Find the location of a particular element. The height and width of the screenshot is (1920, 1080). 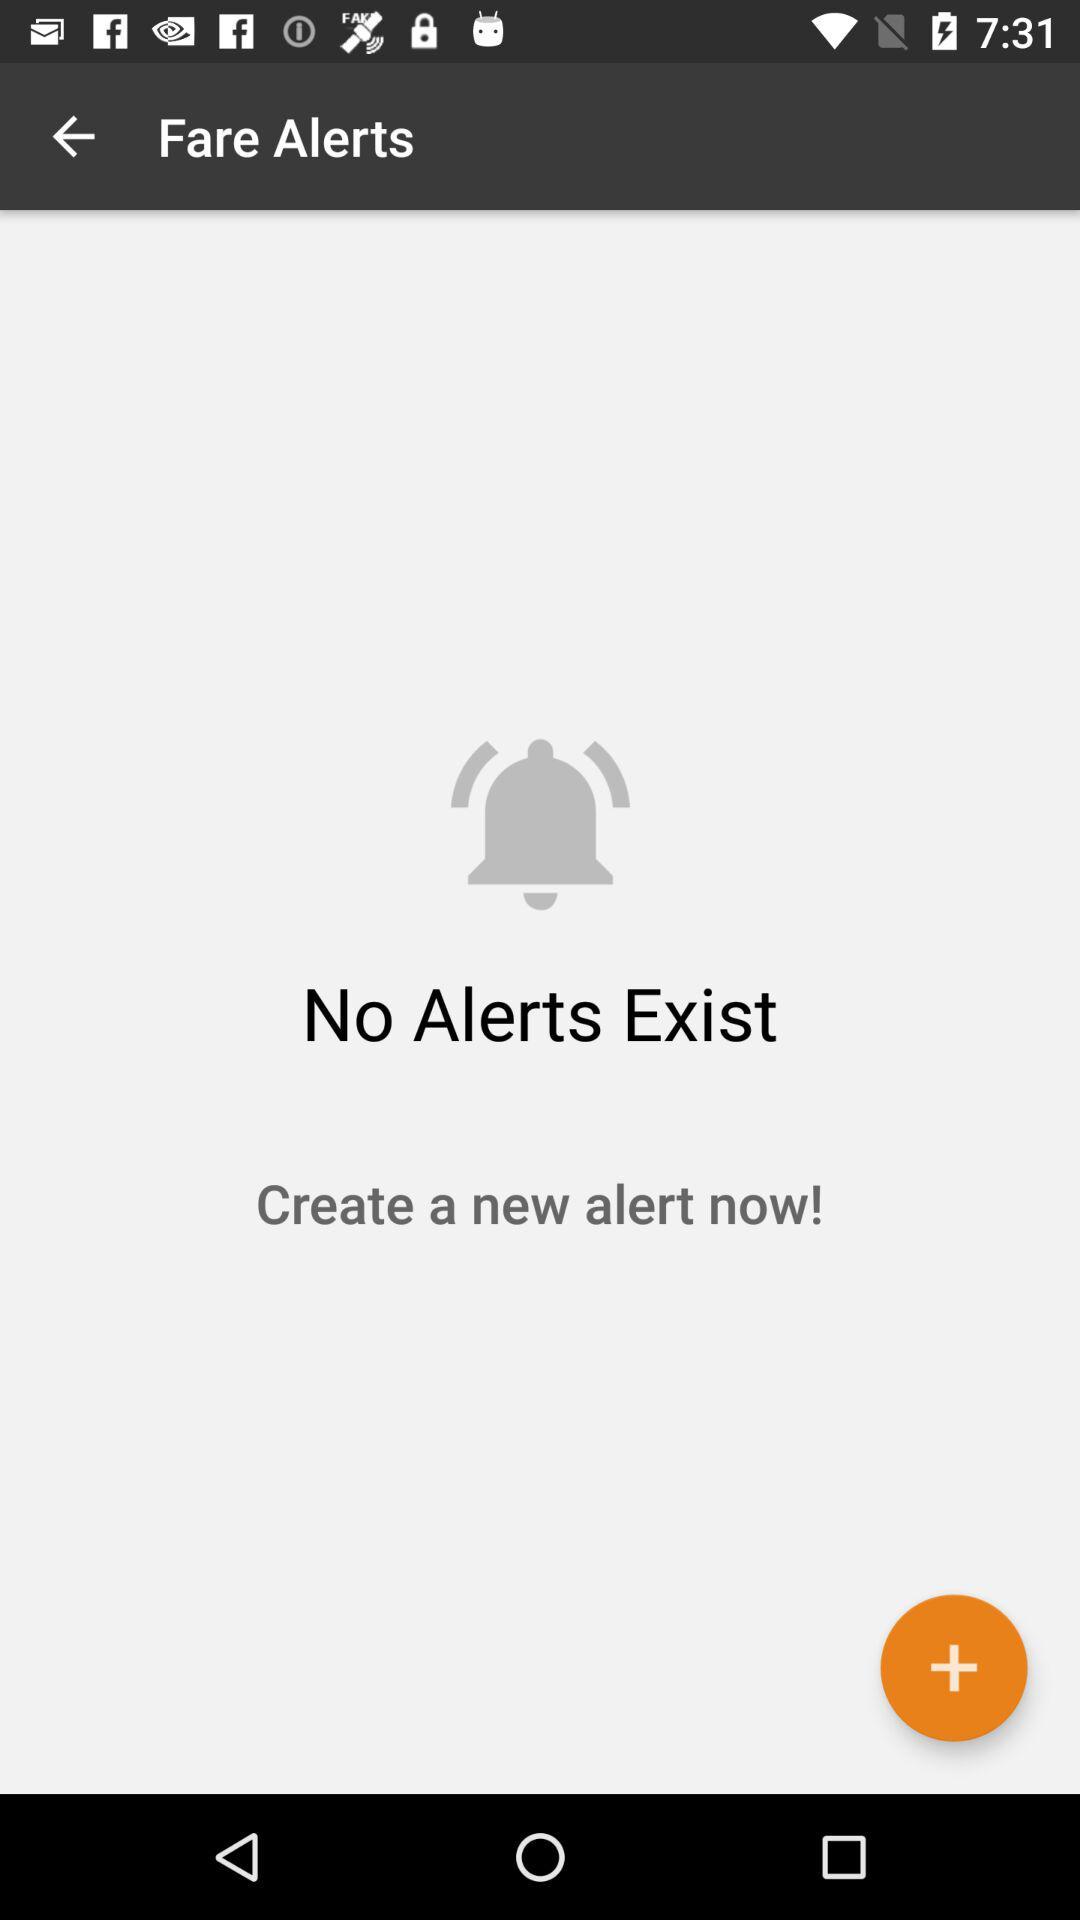

icon to the left of fare alerts is located at coordinates (72, 135).